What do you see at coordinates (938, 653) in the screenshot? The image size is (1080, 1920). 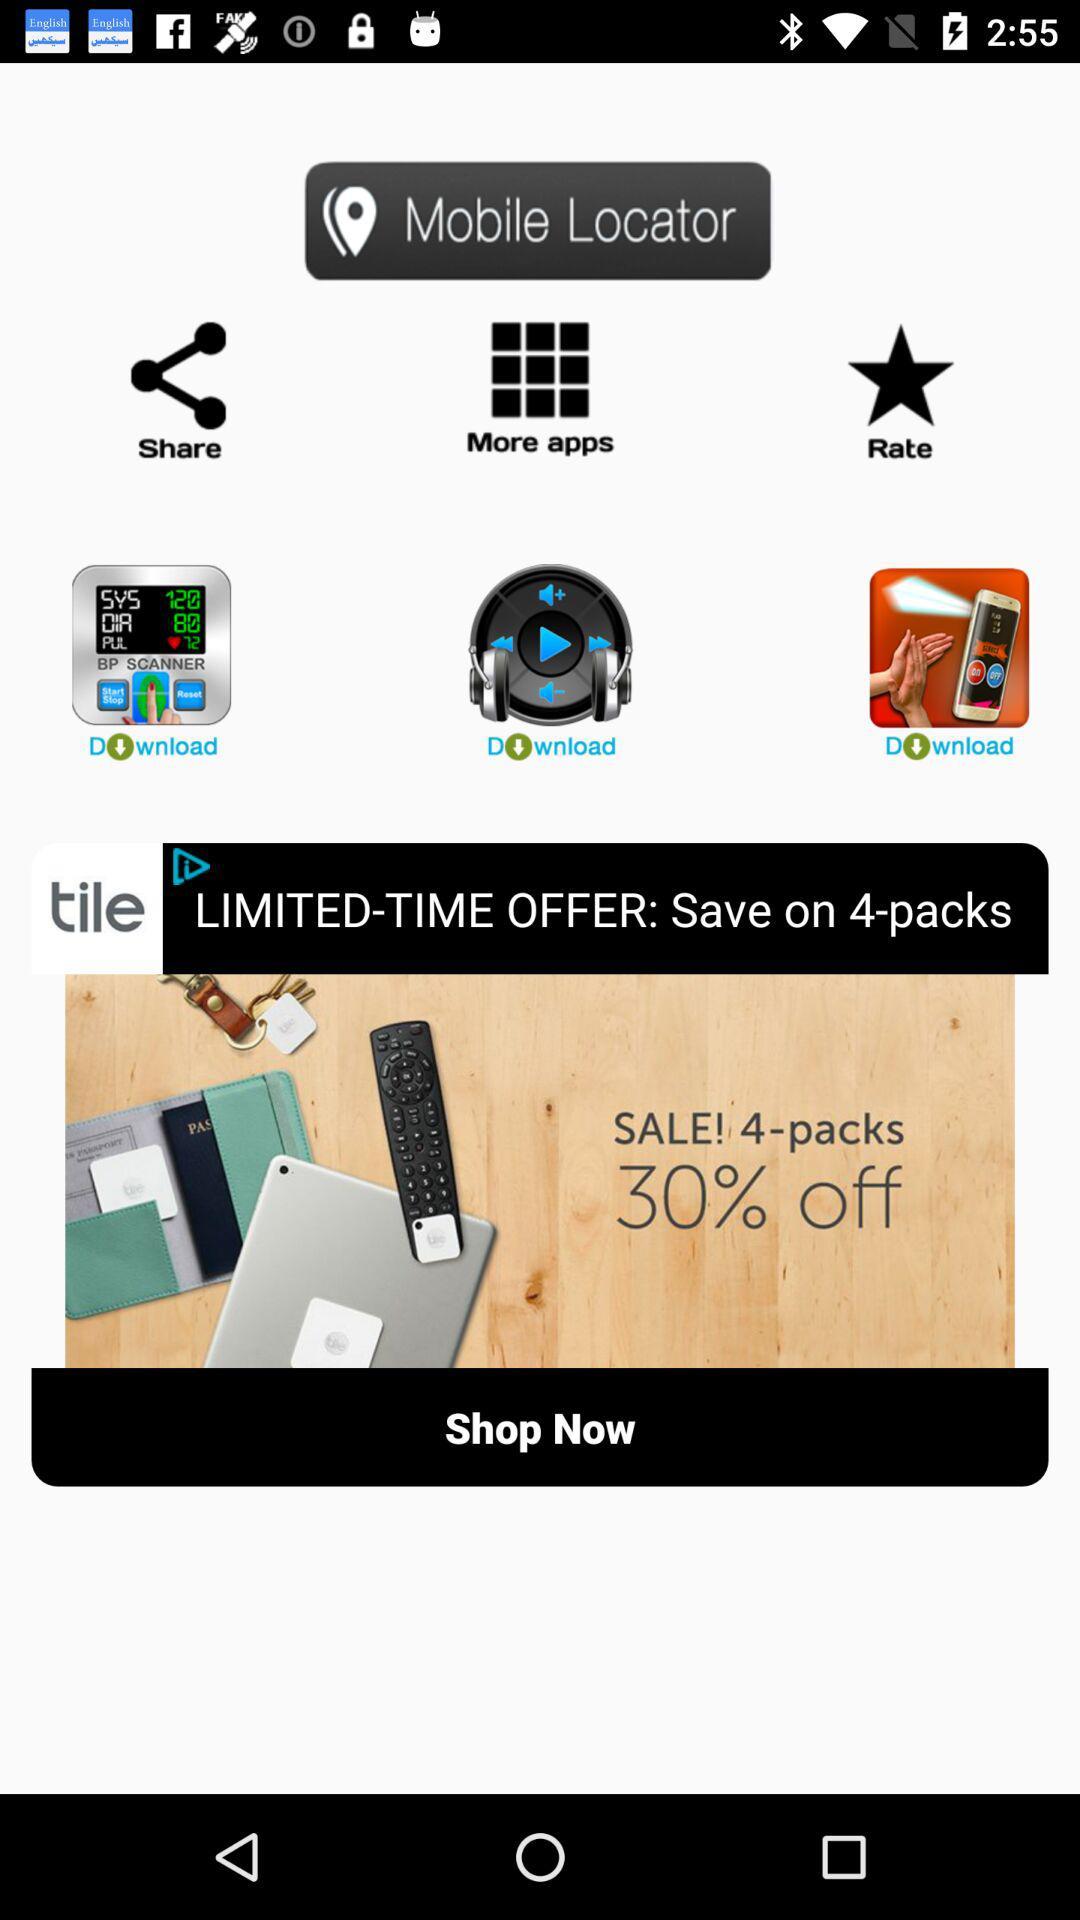 I see `the icon on the right` at bounding box center [938, 653].